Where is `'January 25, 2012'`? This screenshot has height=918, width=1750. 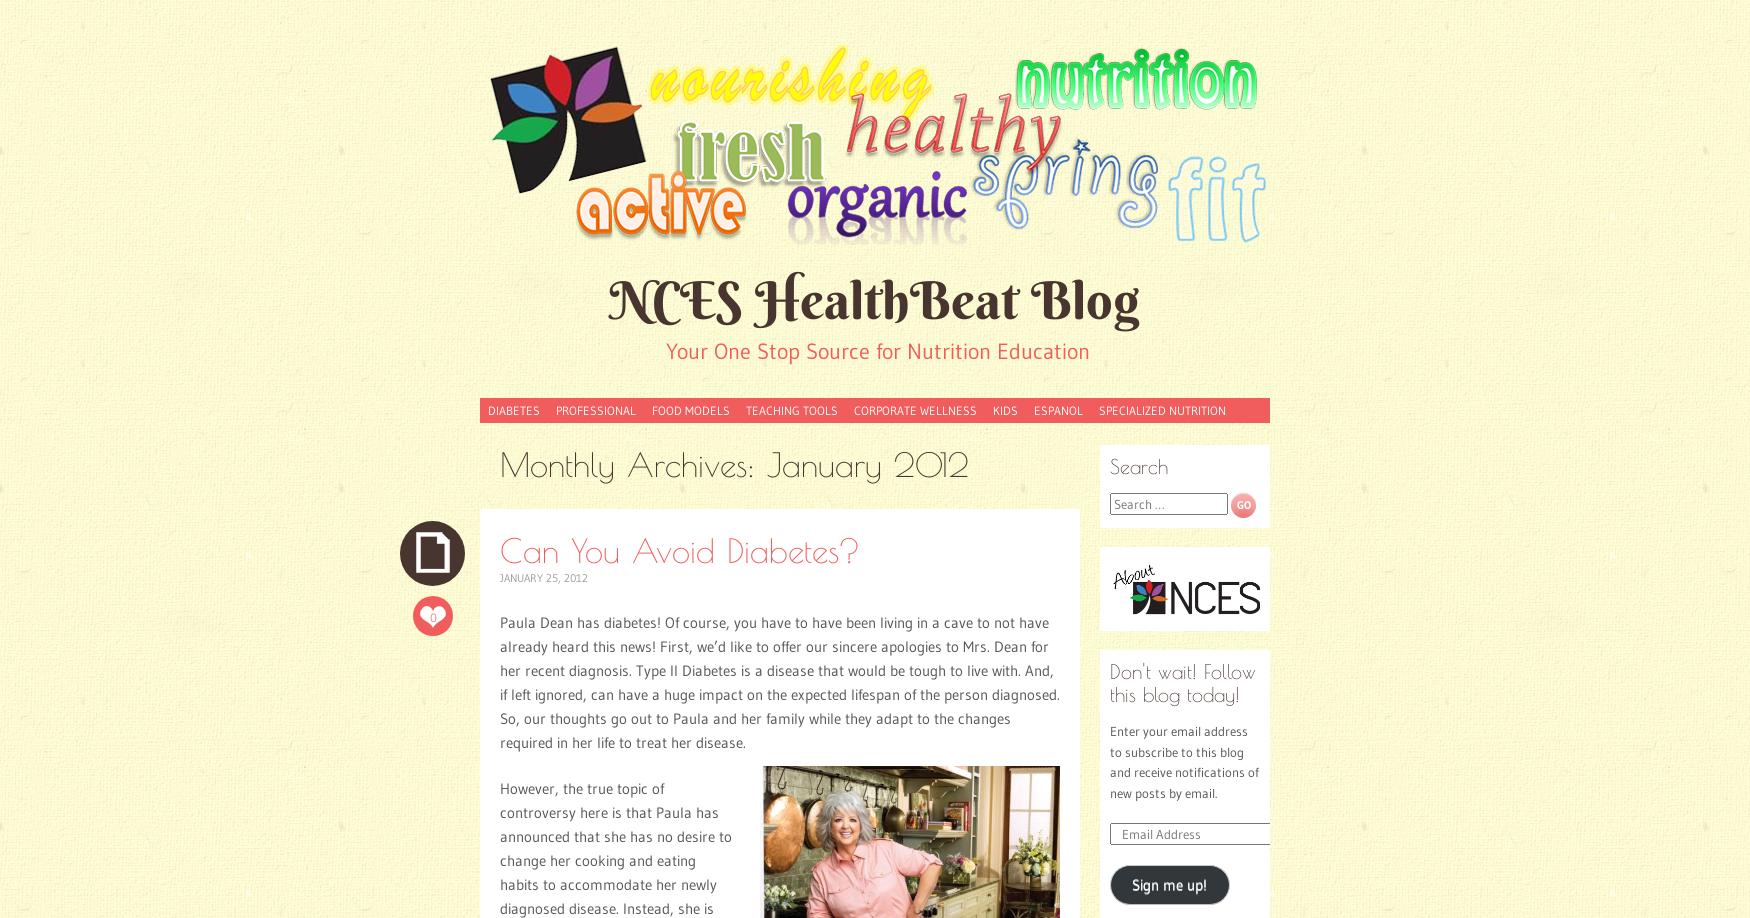
'January 25, 2012' is located at coordinates (543, 576).